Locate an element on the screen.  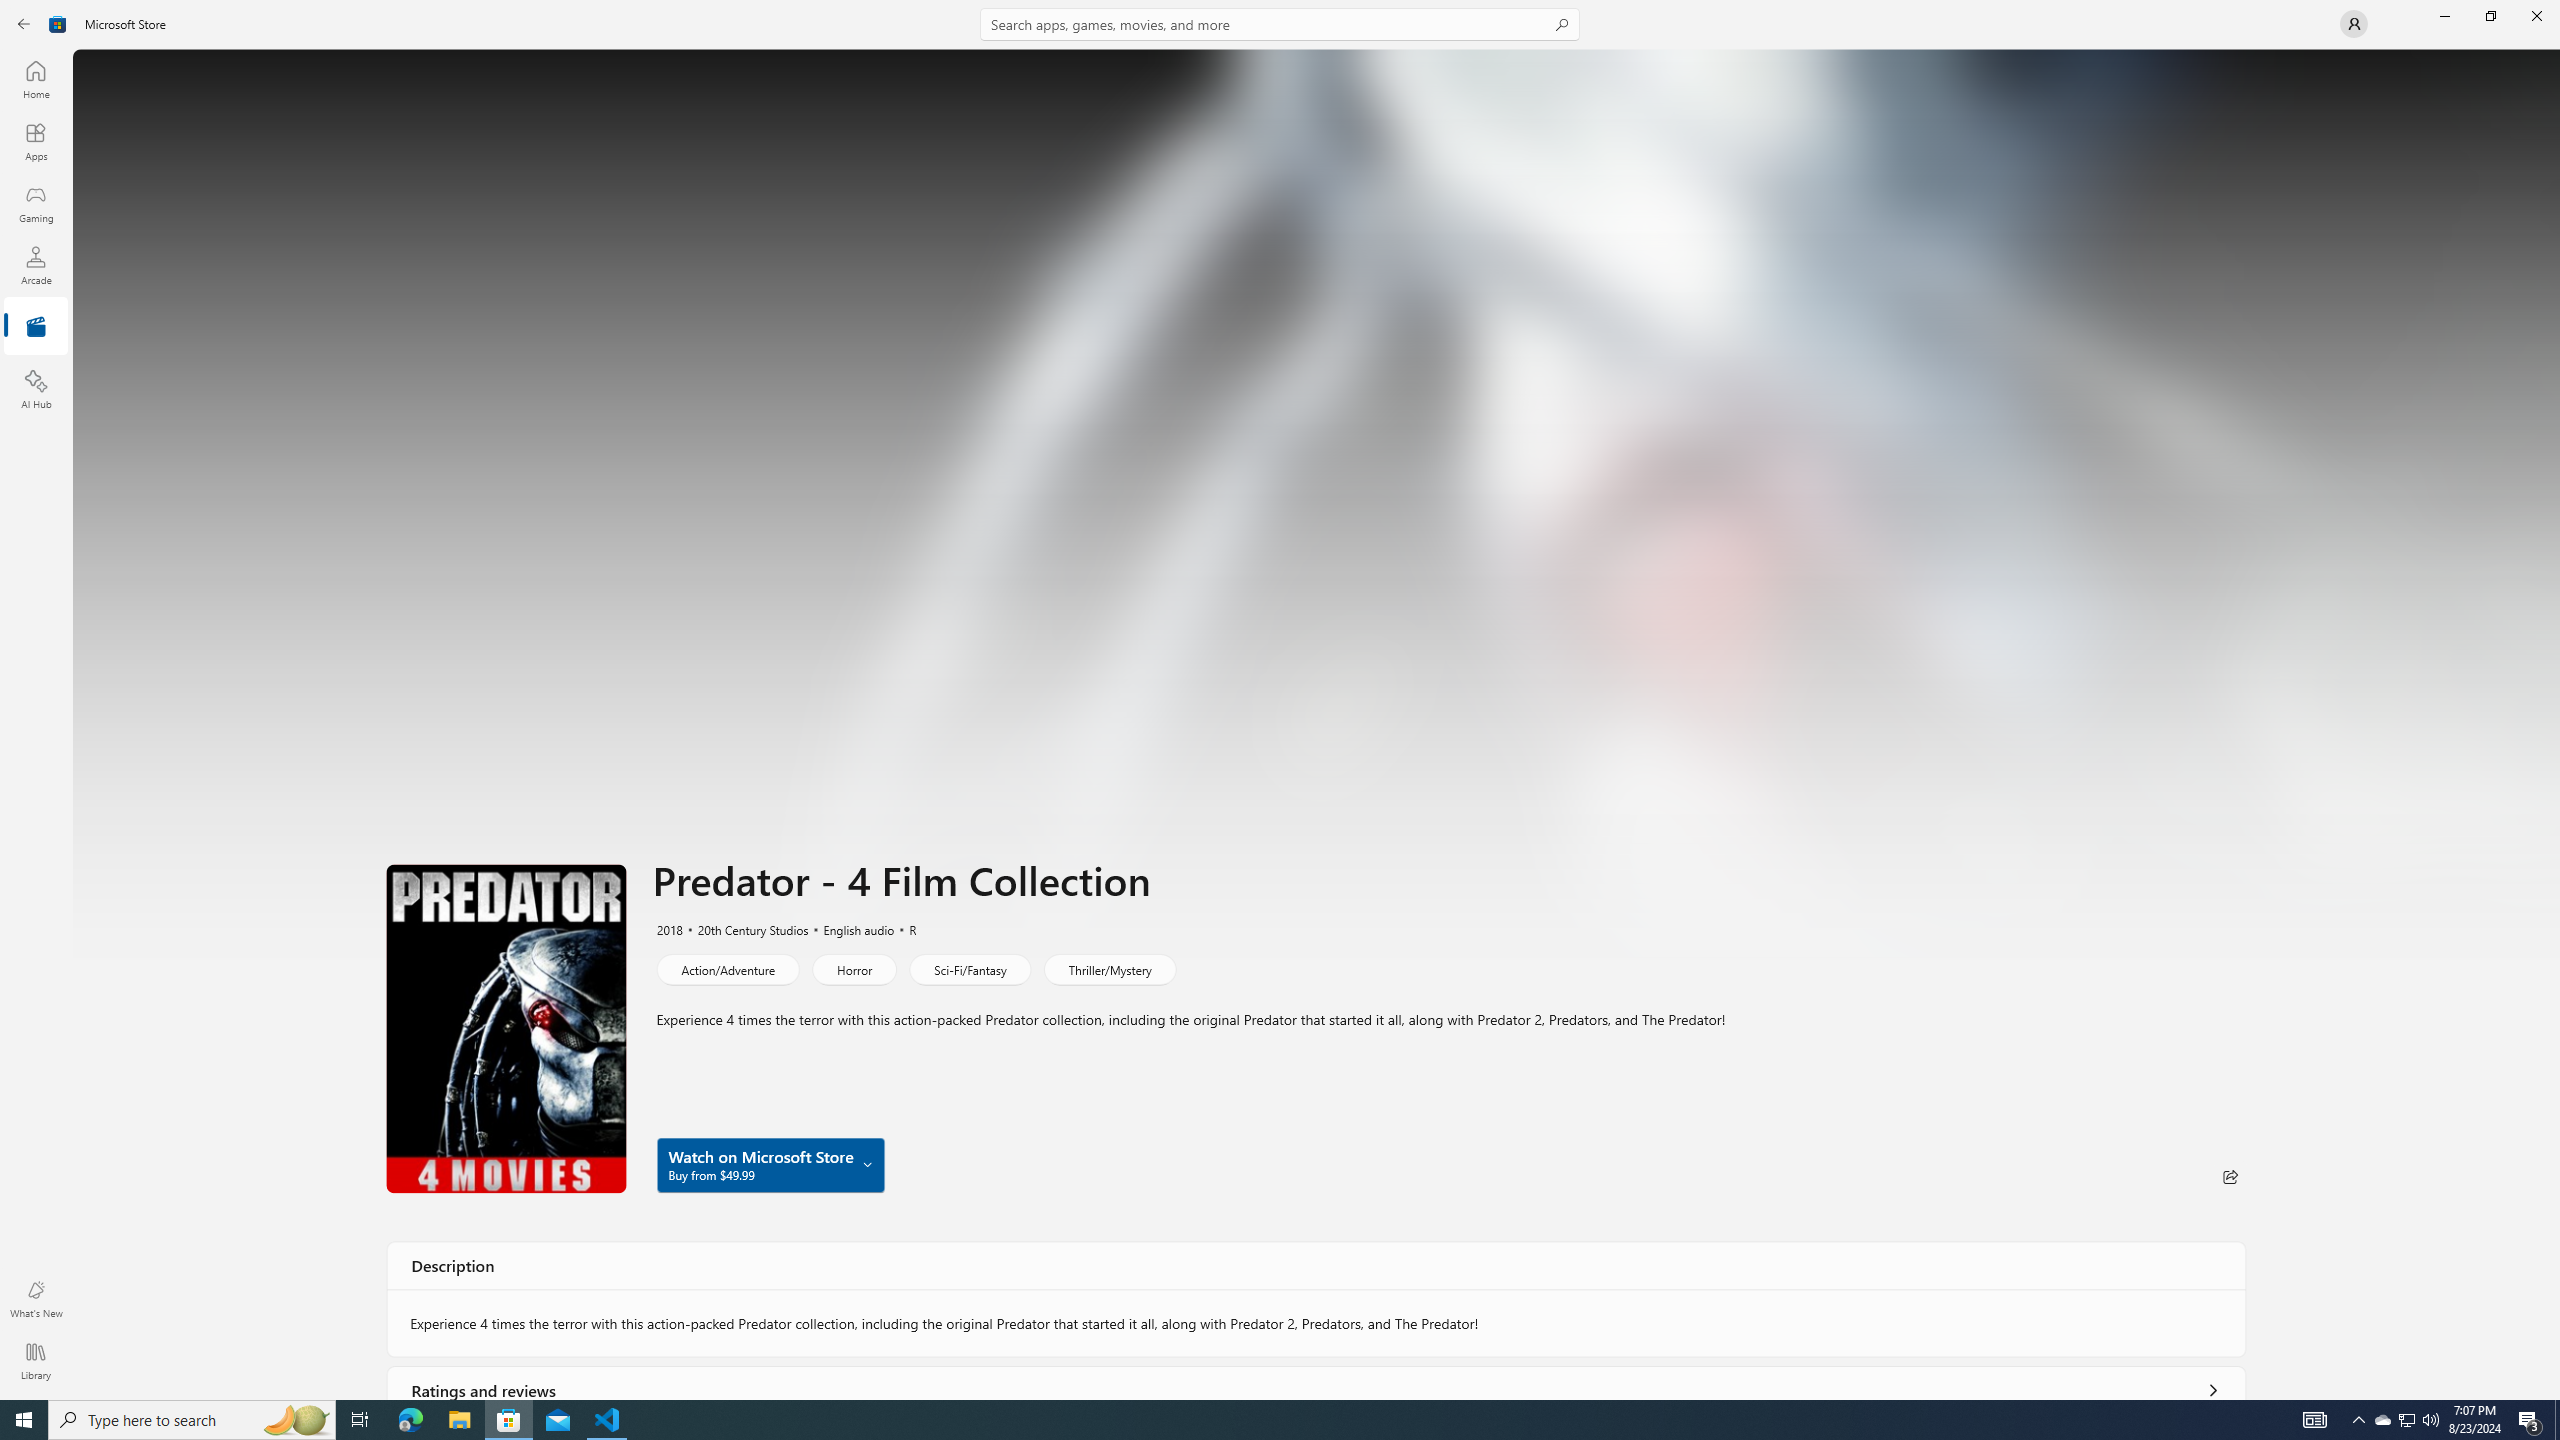
'Share' is located at coordinates (2229, 1175).